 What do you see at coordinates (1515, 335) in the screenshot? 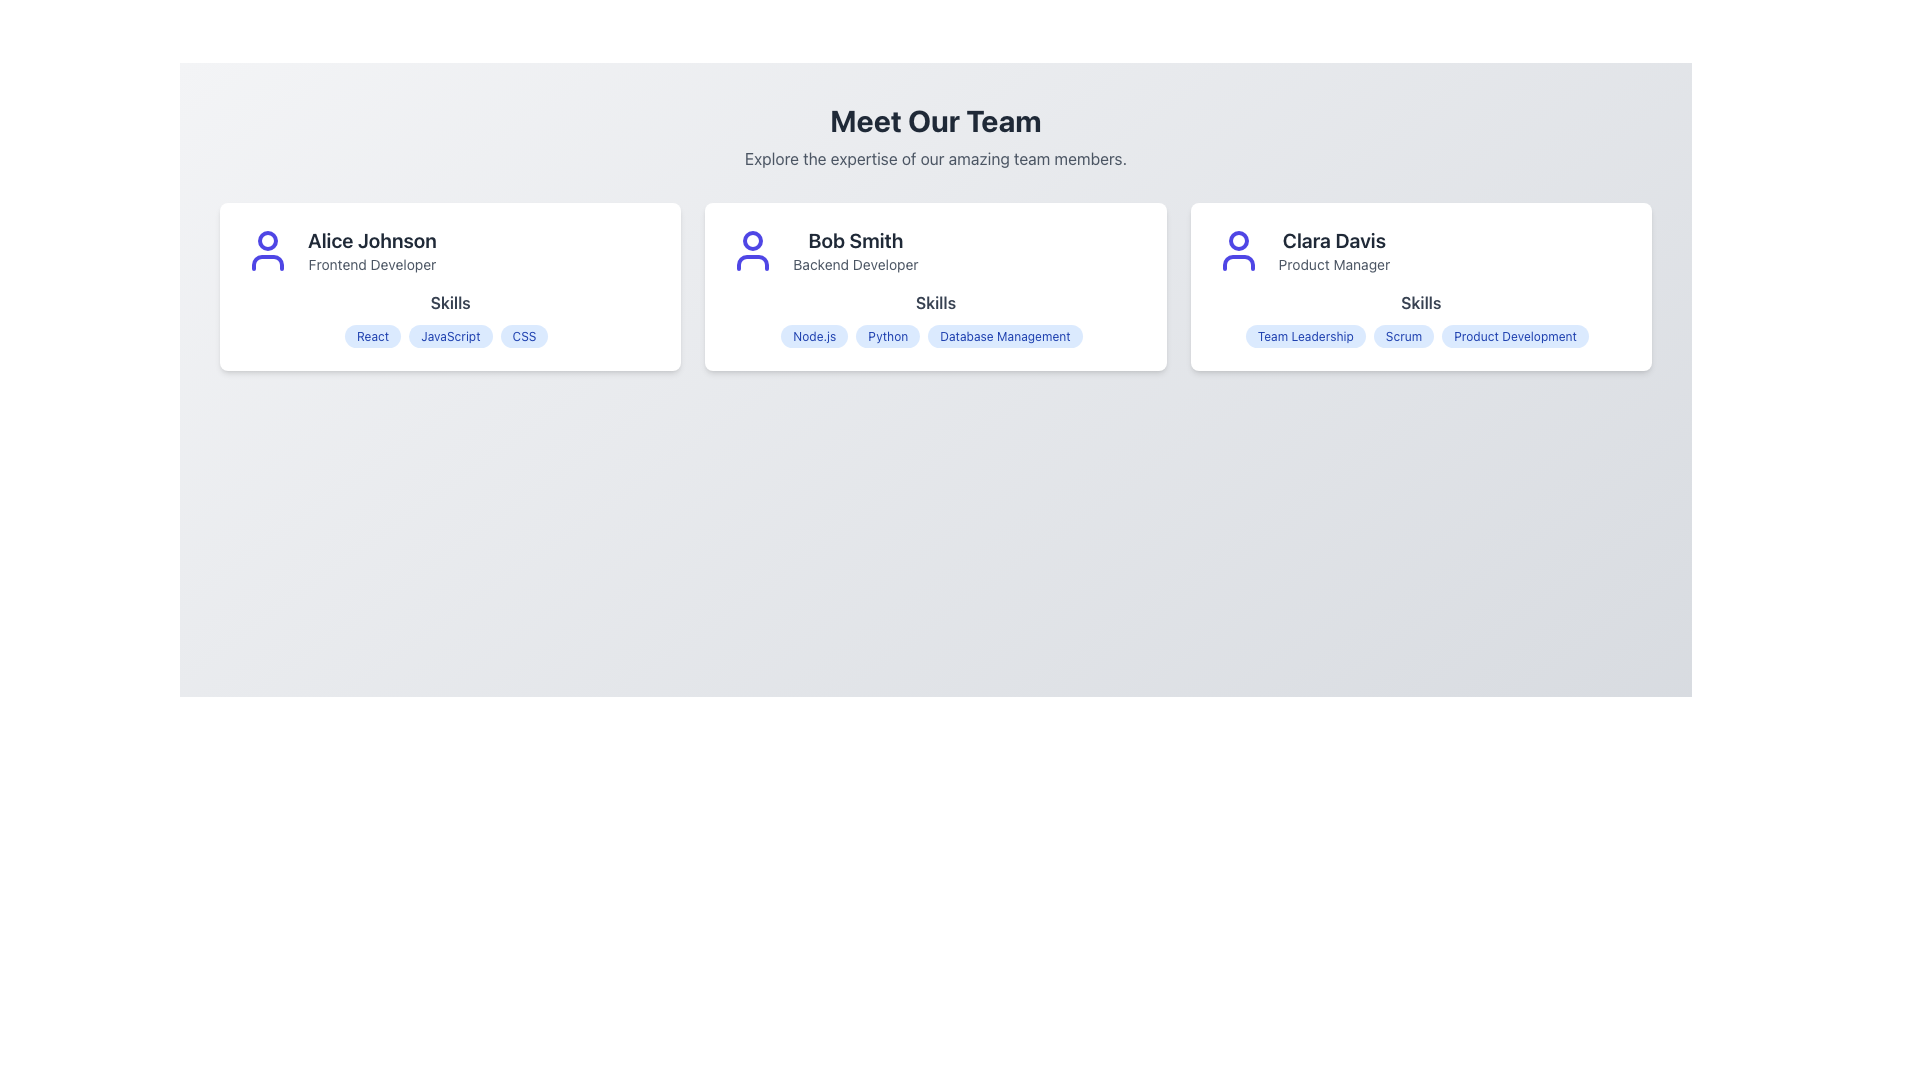
I see `the 'Product Development' text label, which is the third badge in the 'Skills' section of Clara Davis' profile, indicating her expertise` at bounding box center [1515, 335].